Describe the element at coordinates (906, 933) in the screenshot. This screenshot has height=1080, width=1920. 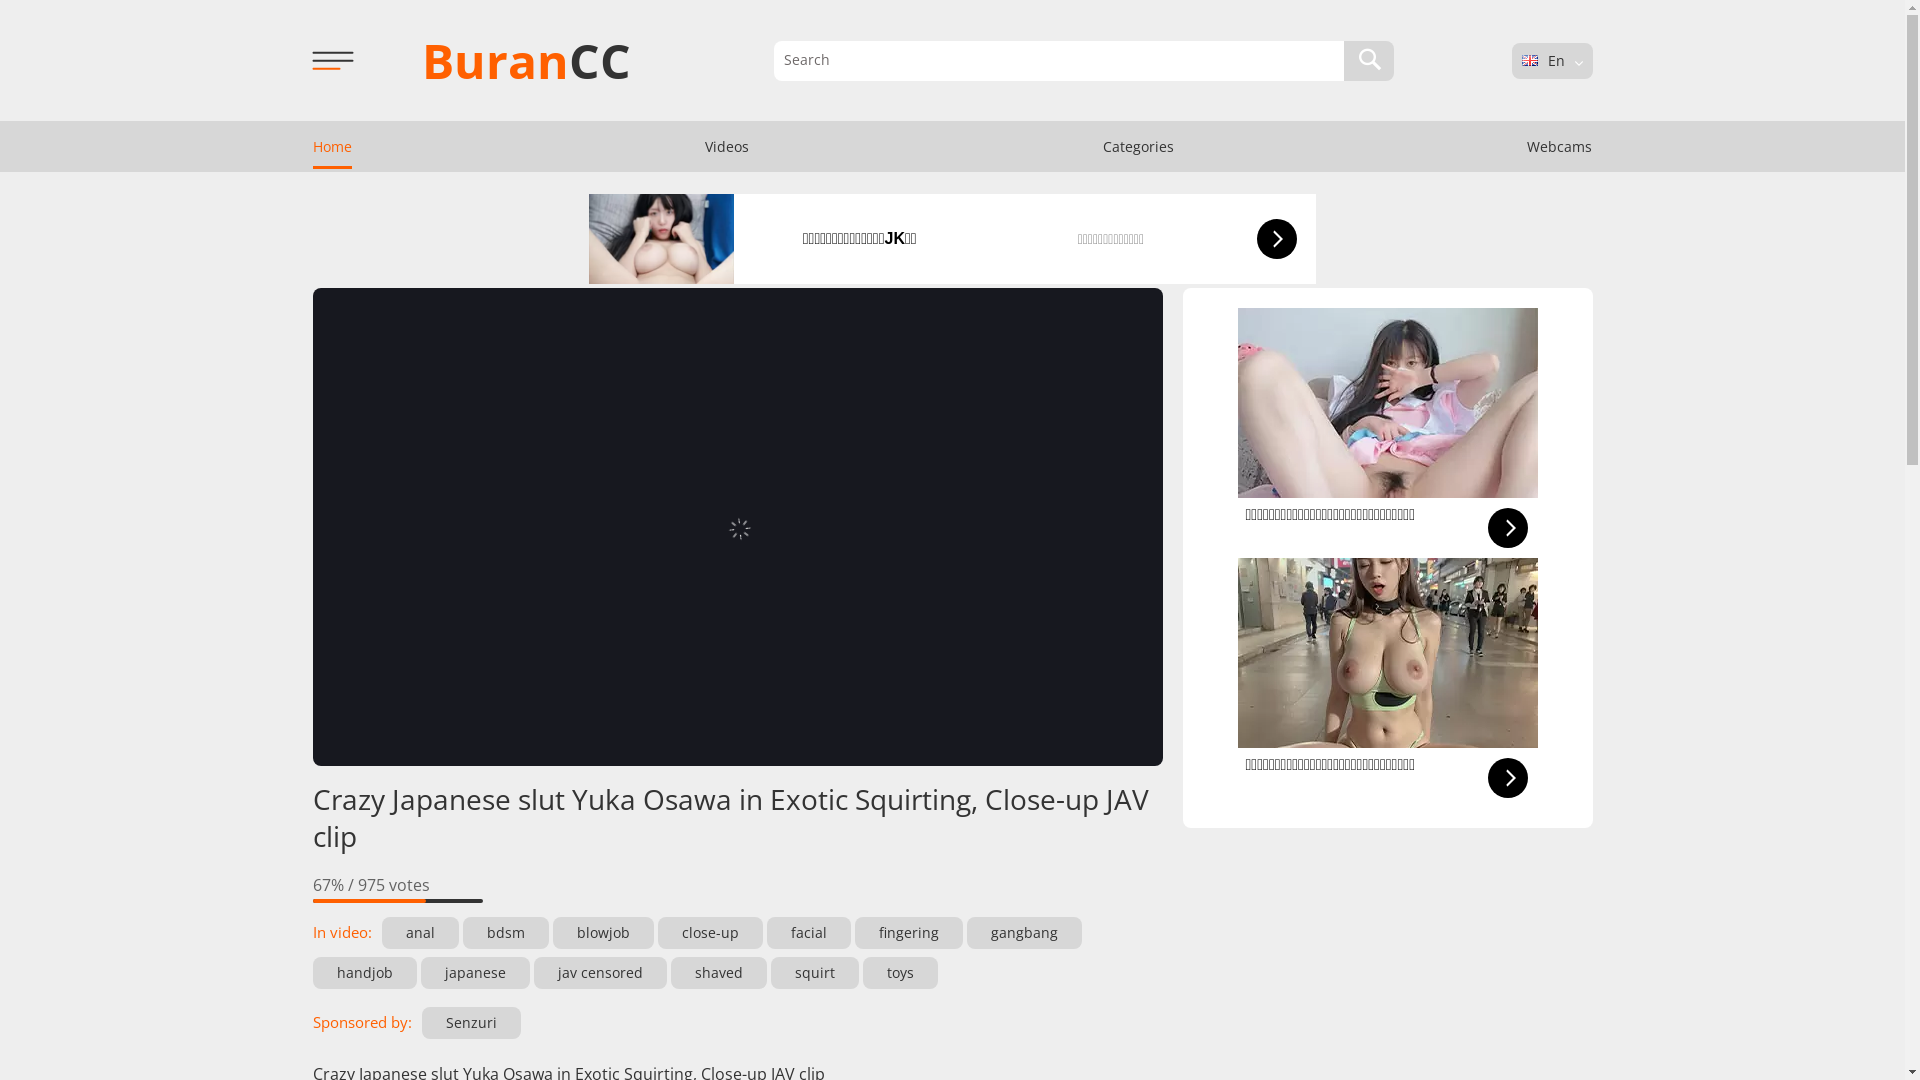
I see `'fingering'` at that location.